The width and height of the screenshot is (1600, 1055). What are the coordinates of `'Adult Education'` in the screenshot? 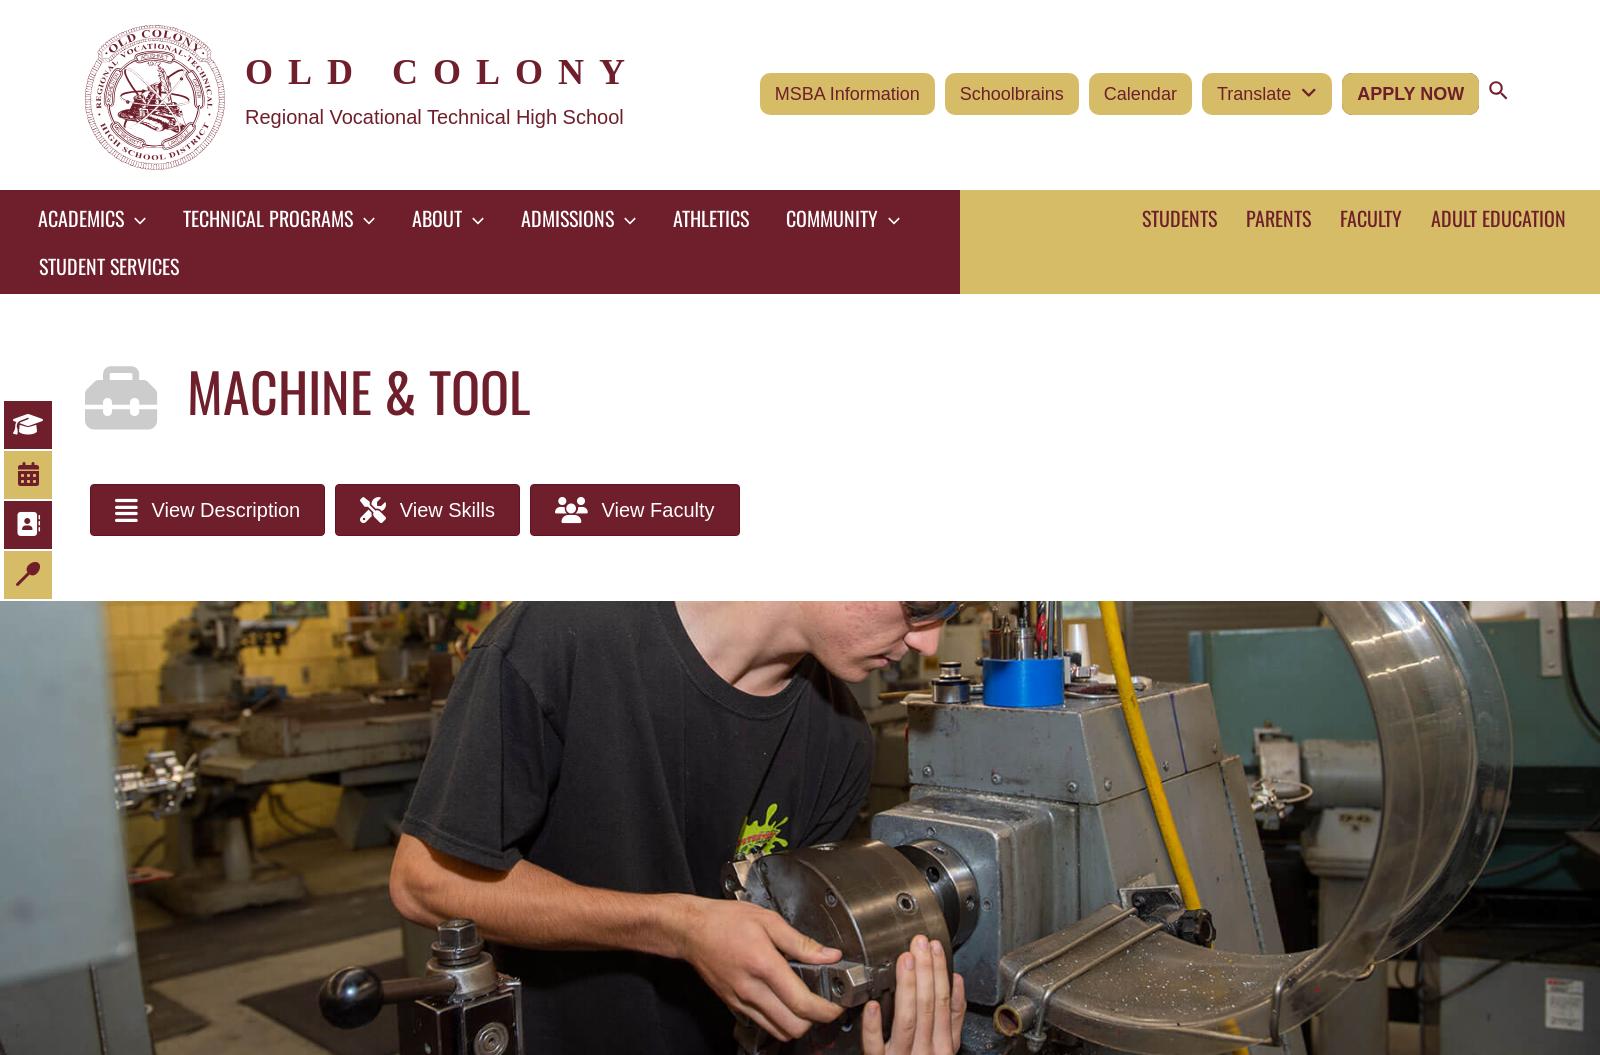 It's located at (1498, 216).